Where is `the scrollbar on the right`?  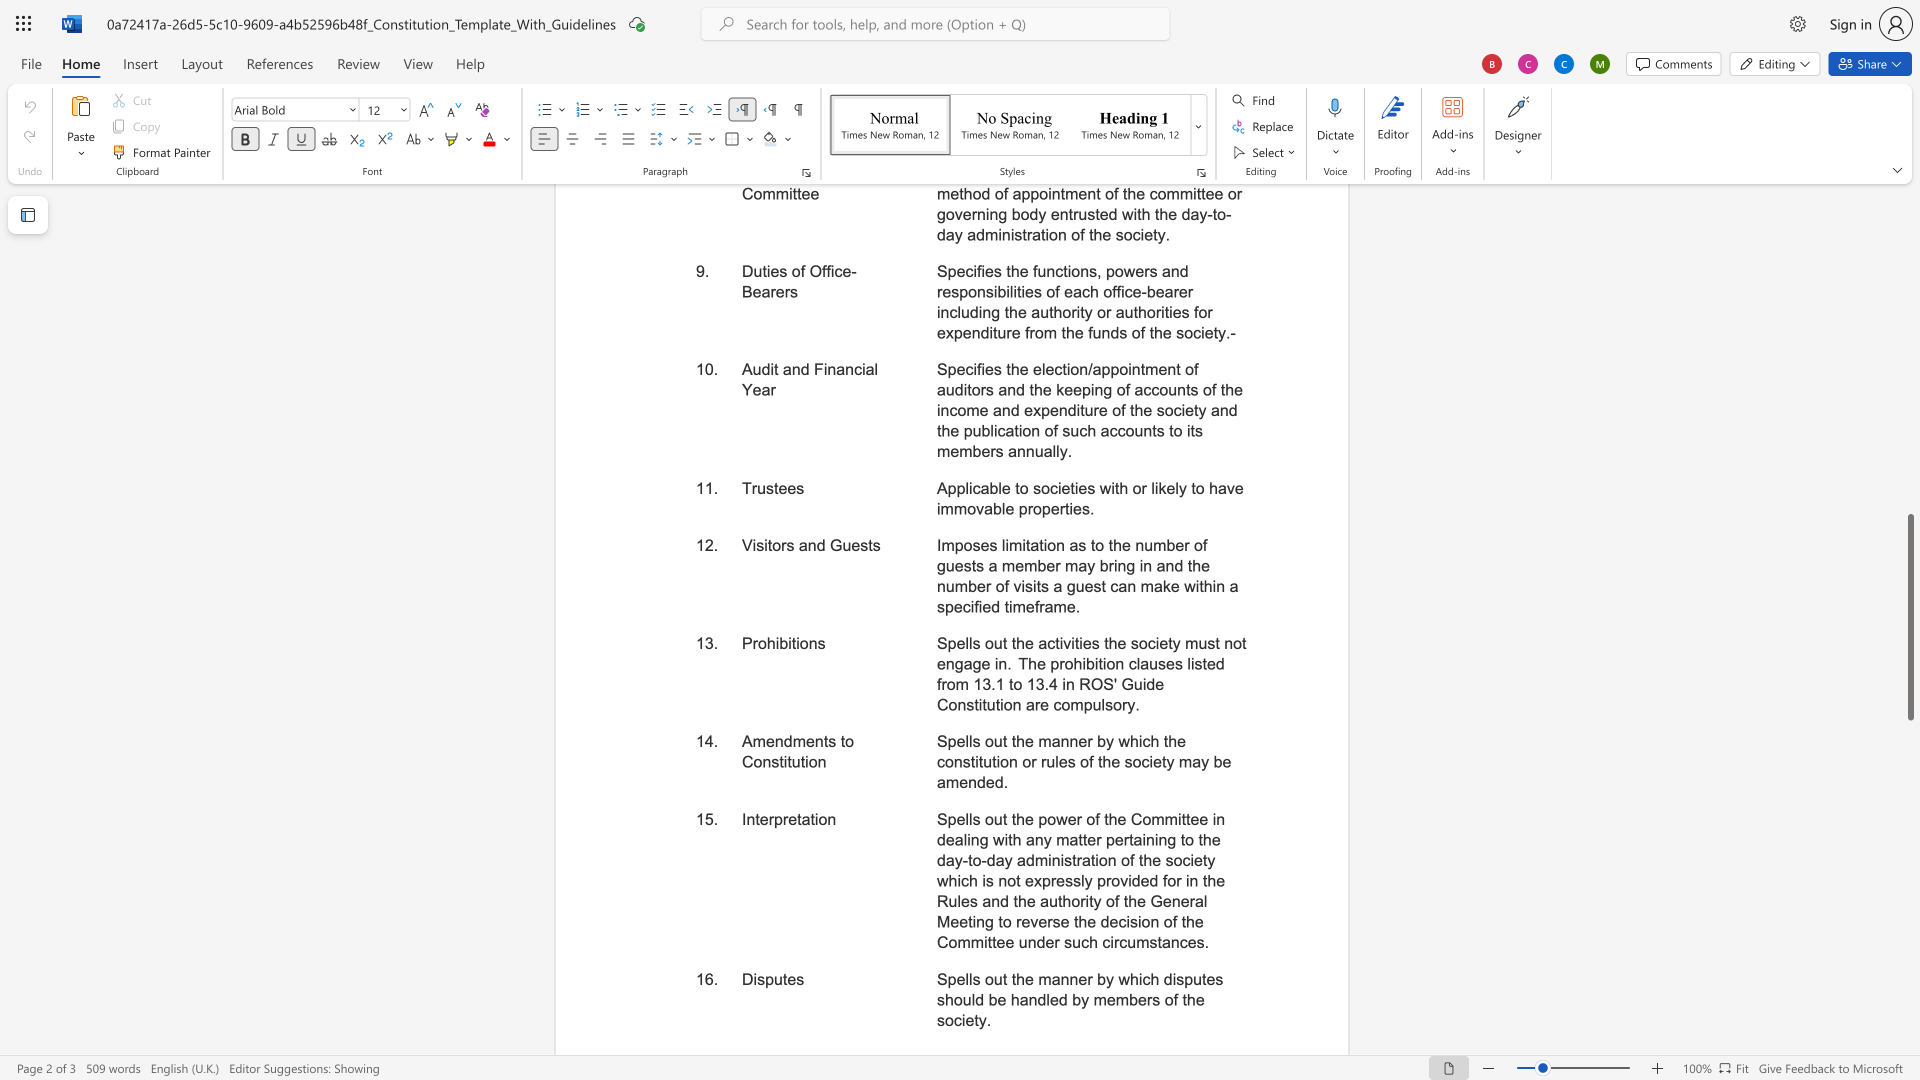 the scrollbar on the right is located at coordinates (1909, 280).